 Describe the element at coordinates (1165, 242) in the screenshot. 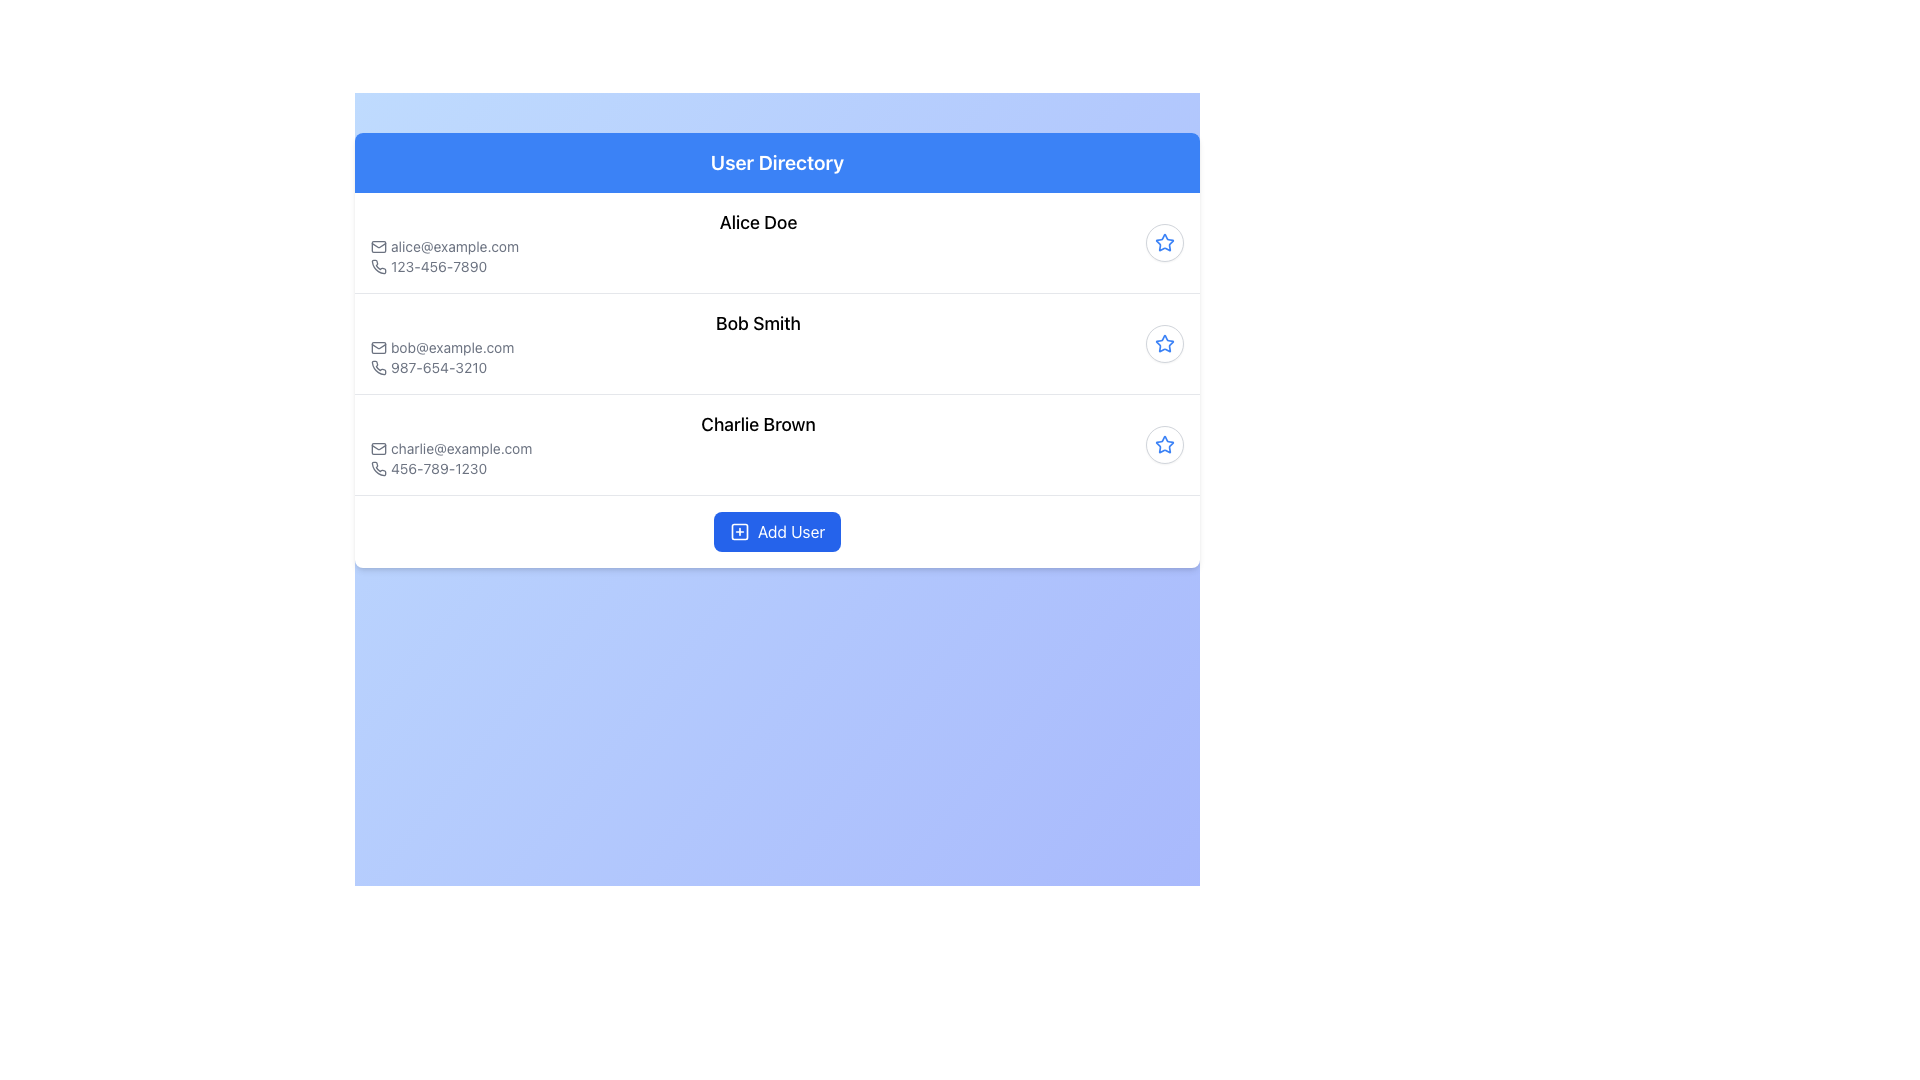

I see `the favorite button for user 'Alice Doe'` at that location.